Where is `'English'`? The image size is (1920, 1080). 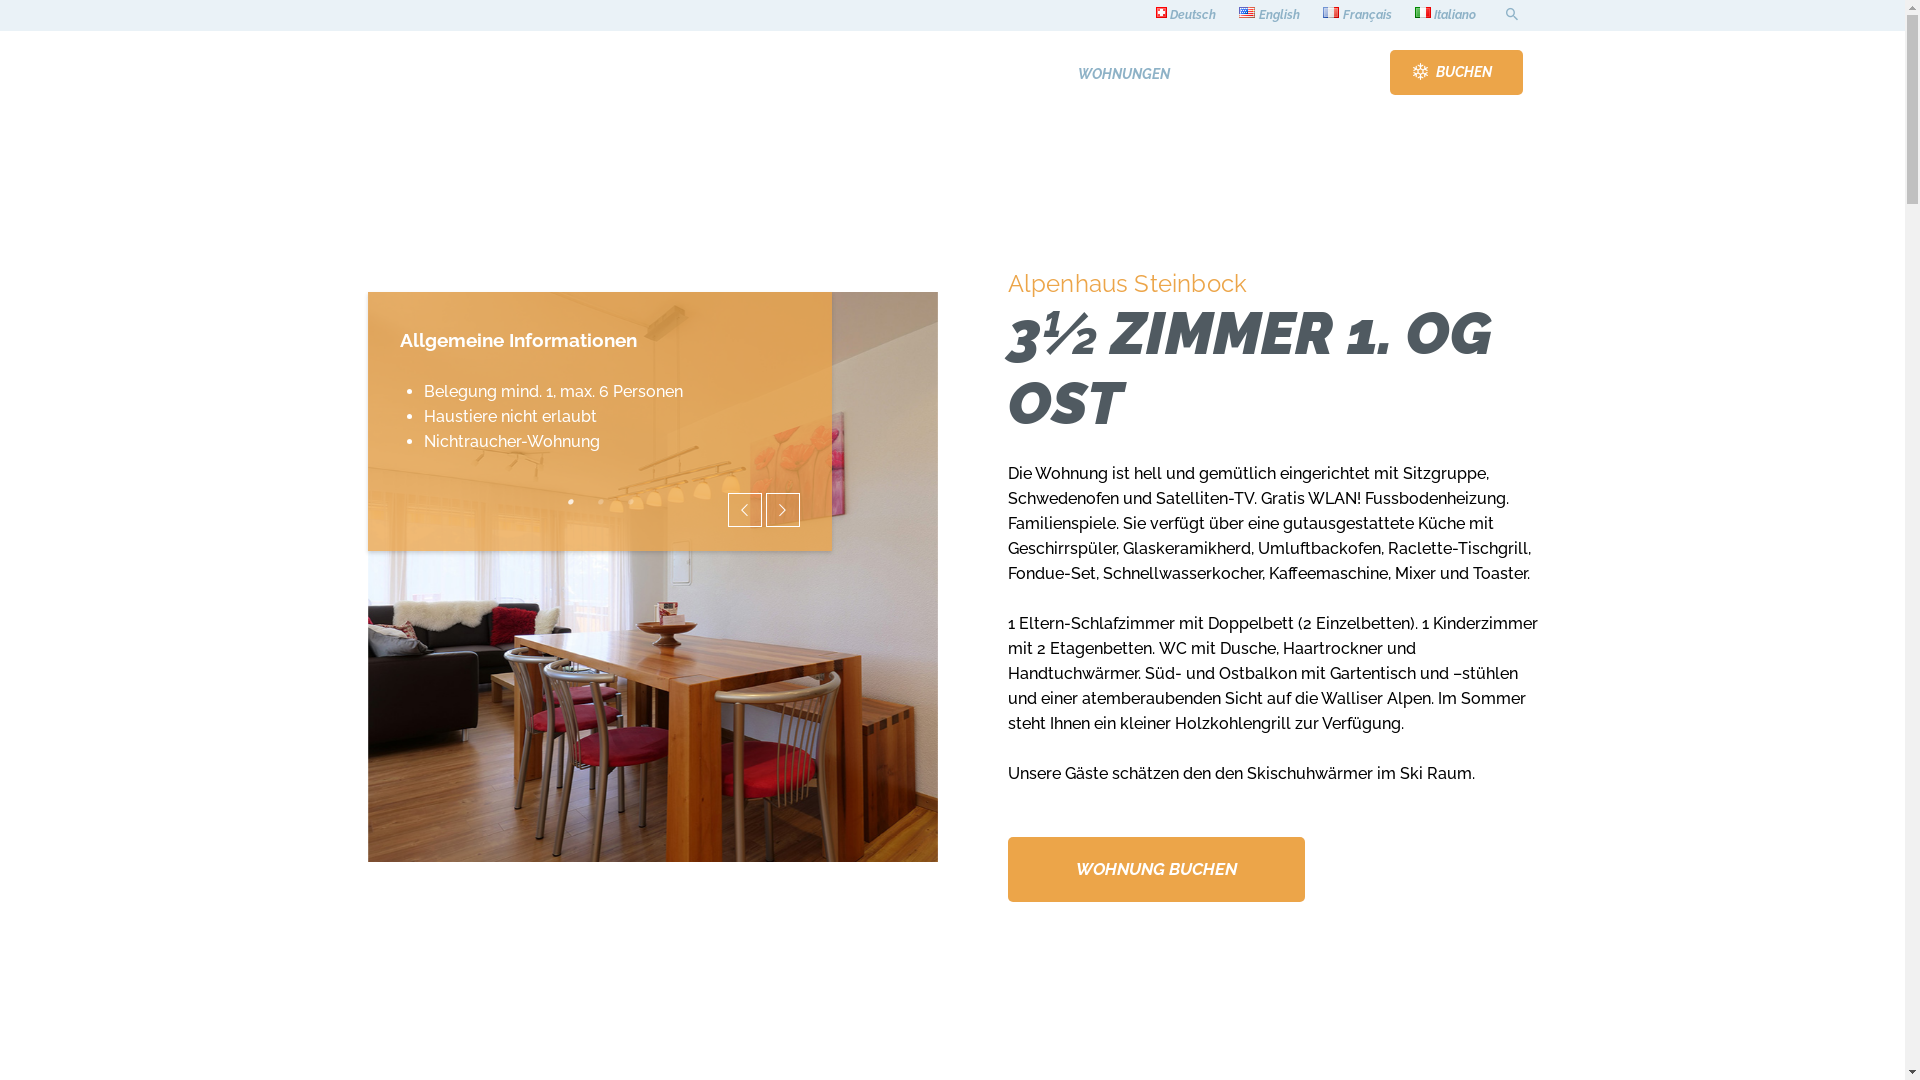
'English' is located at coordinates (1237, 12).